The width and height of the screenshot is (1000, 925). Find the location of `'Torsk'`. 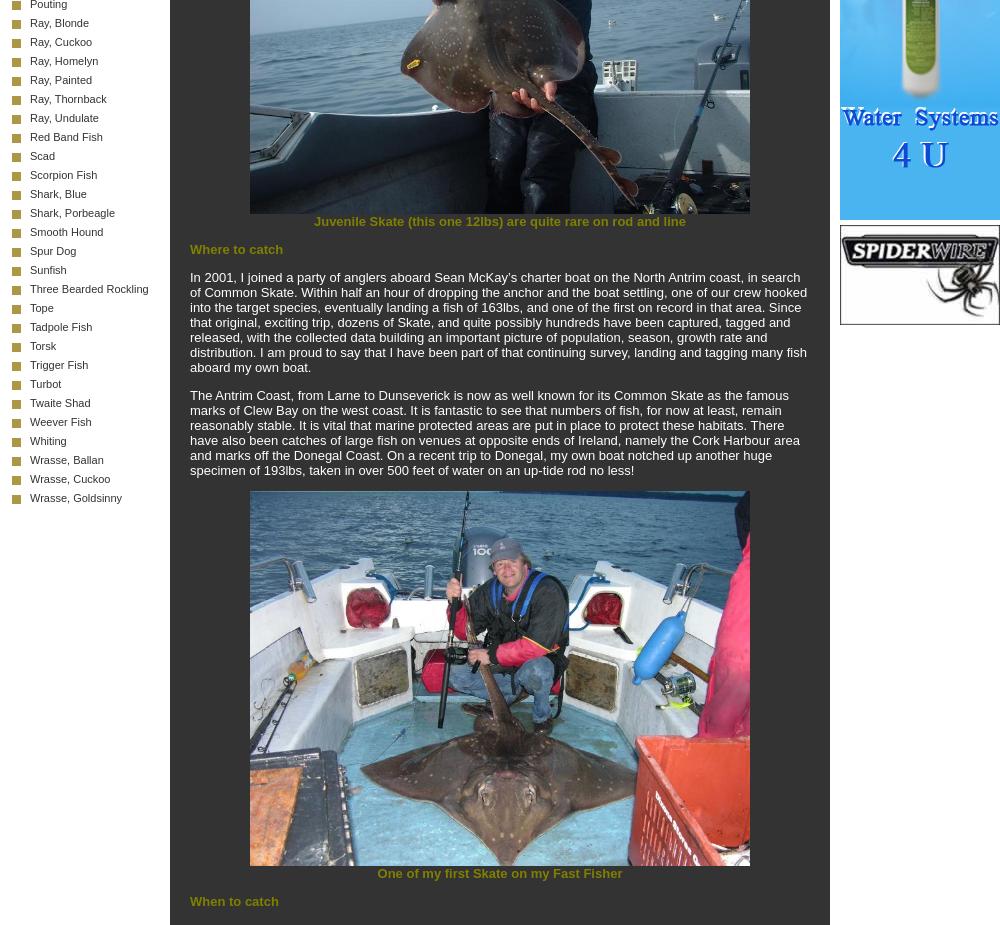

'Torsk' is located at coordinates (43, 345).